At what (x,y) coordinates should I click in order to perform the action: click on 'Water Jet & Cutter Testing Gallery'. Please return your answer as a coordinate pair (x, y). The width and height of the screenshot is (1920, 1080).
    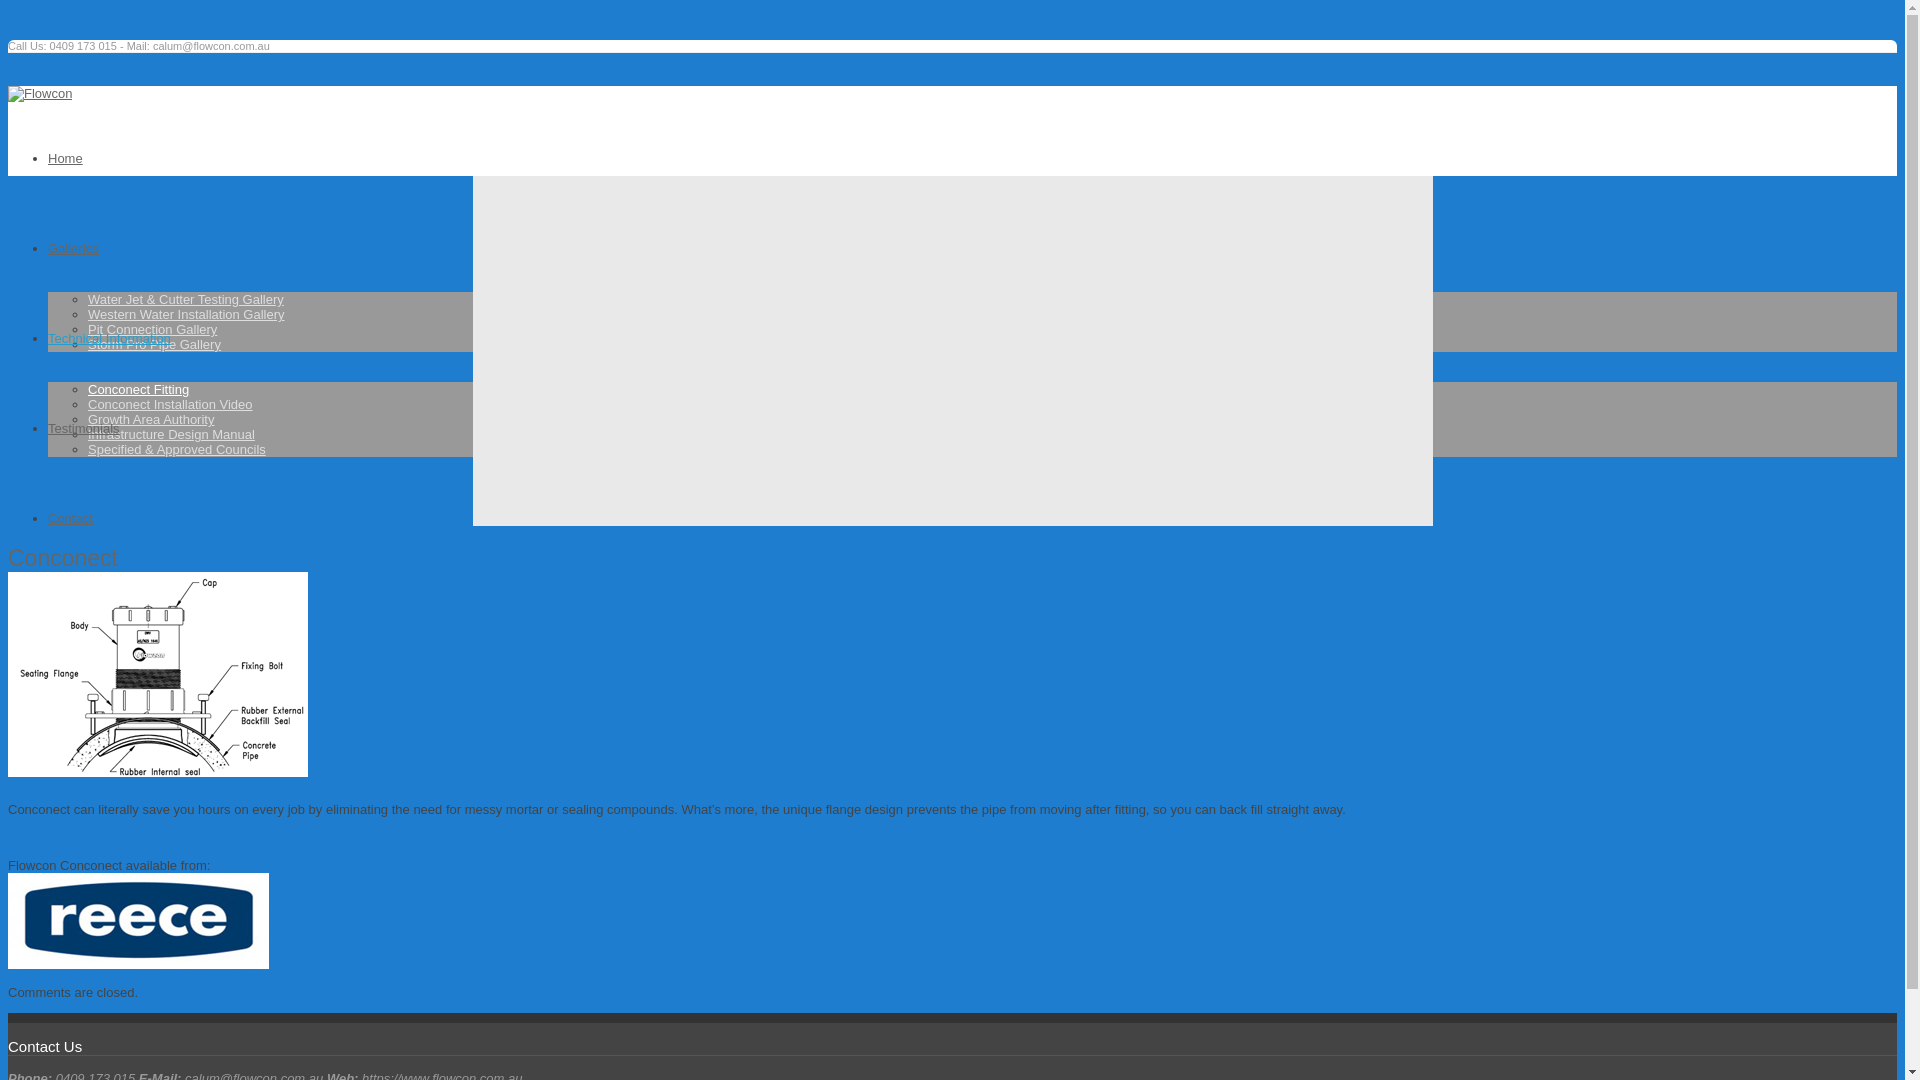
    Looking at the image, I should click on (86, 299).